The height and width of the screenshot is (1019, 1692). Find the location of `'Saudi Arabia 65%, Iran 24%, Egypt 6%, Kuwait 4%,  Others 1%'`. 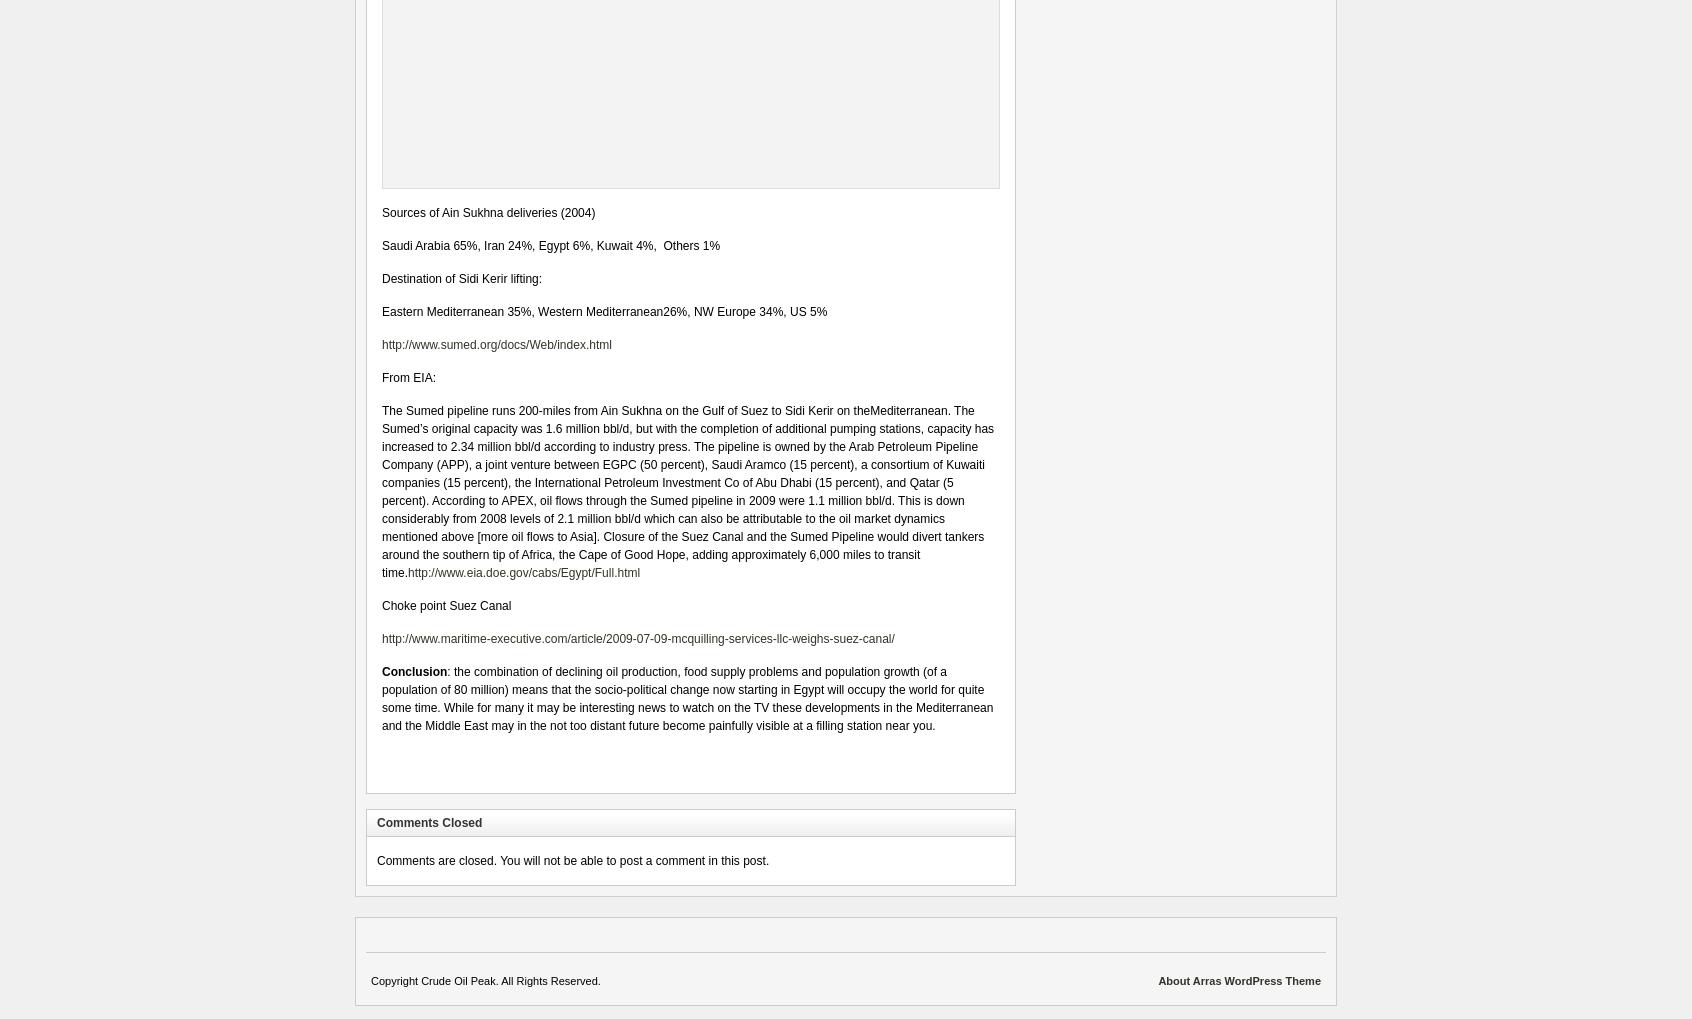

'Saudi Arabia 65%, Iran 24%, Egypt 6%, Kuwait 4%,  Others 1%' is located at coordinates (551, 245).